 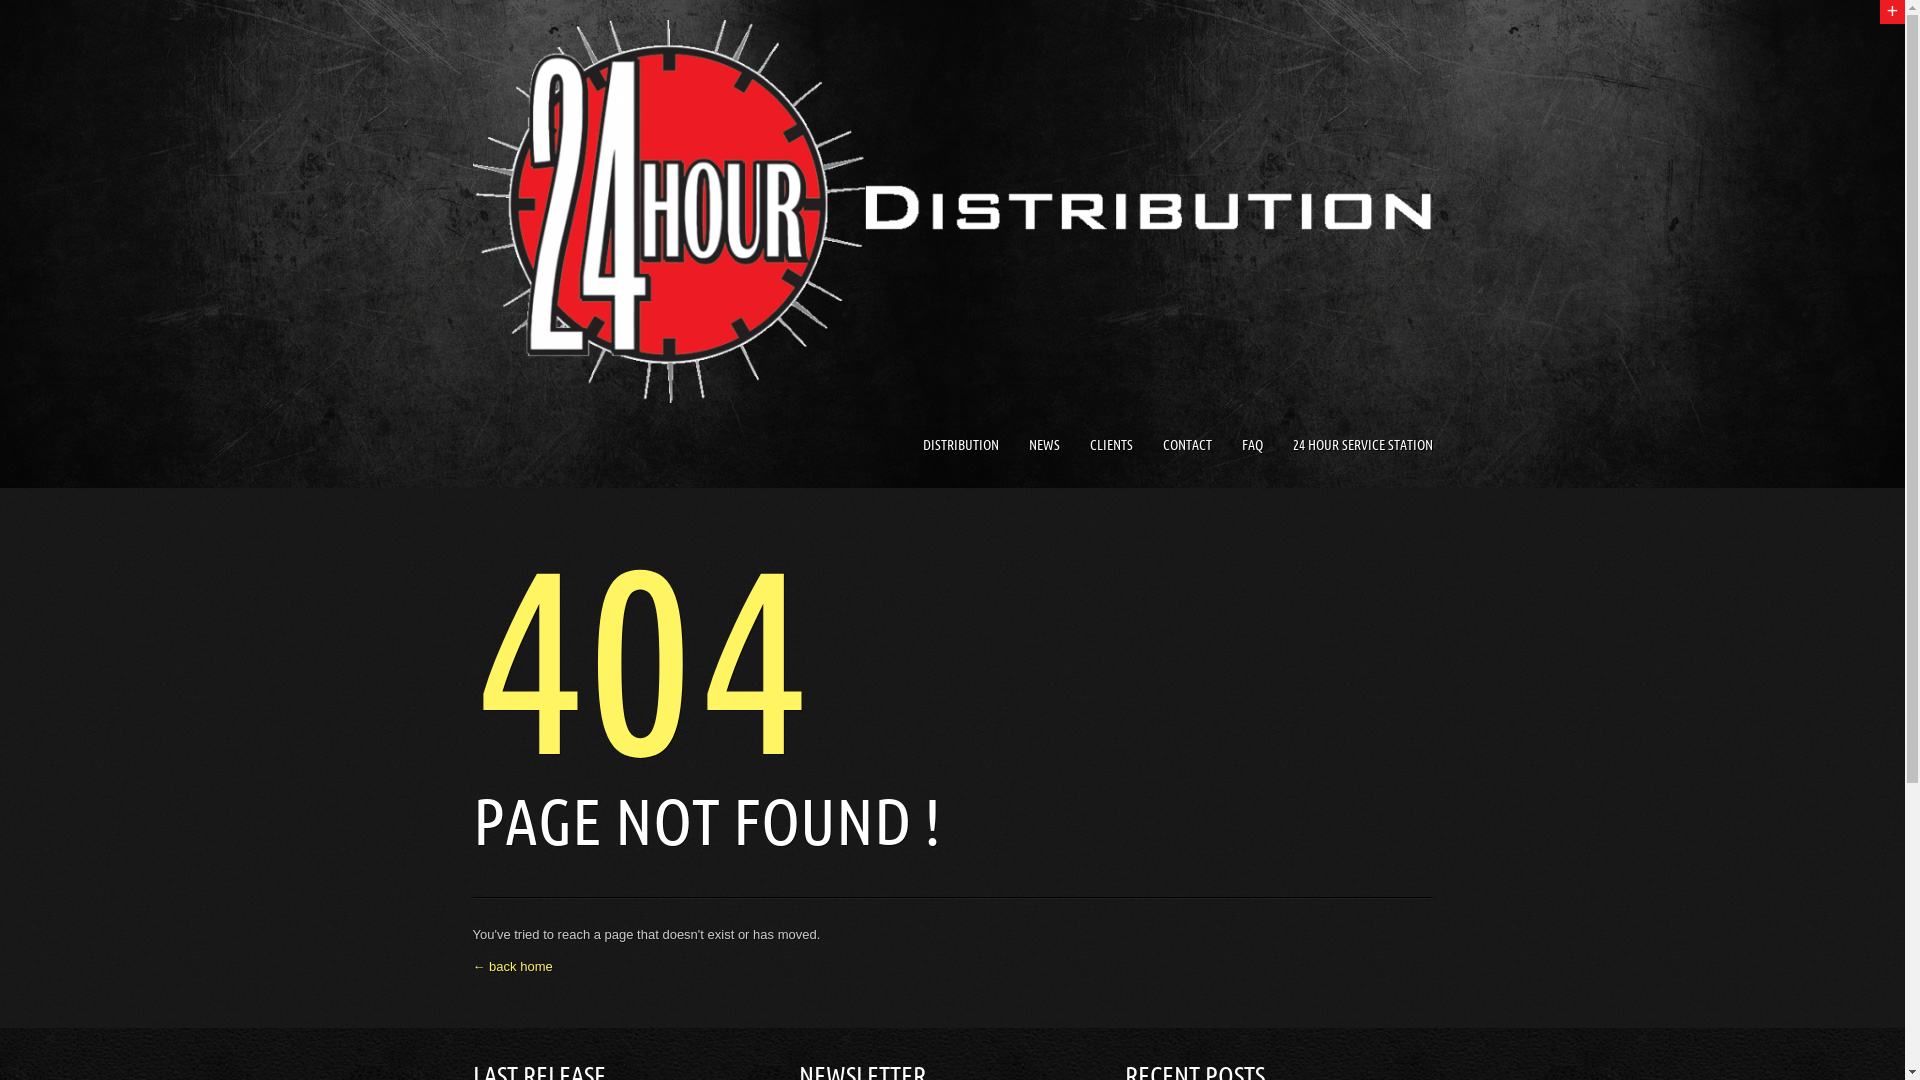 What do you see at coordinates (1186, 444) in the screenshot?
I see `'CONTACT'` at bounding box center [1186, 444].